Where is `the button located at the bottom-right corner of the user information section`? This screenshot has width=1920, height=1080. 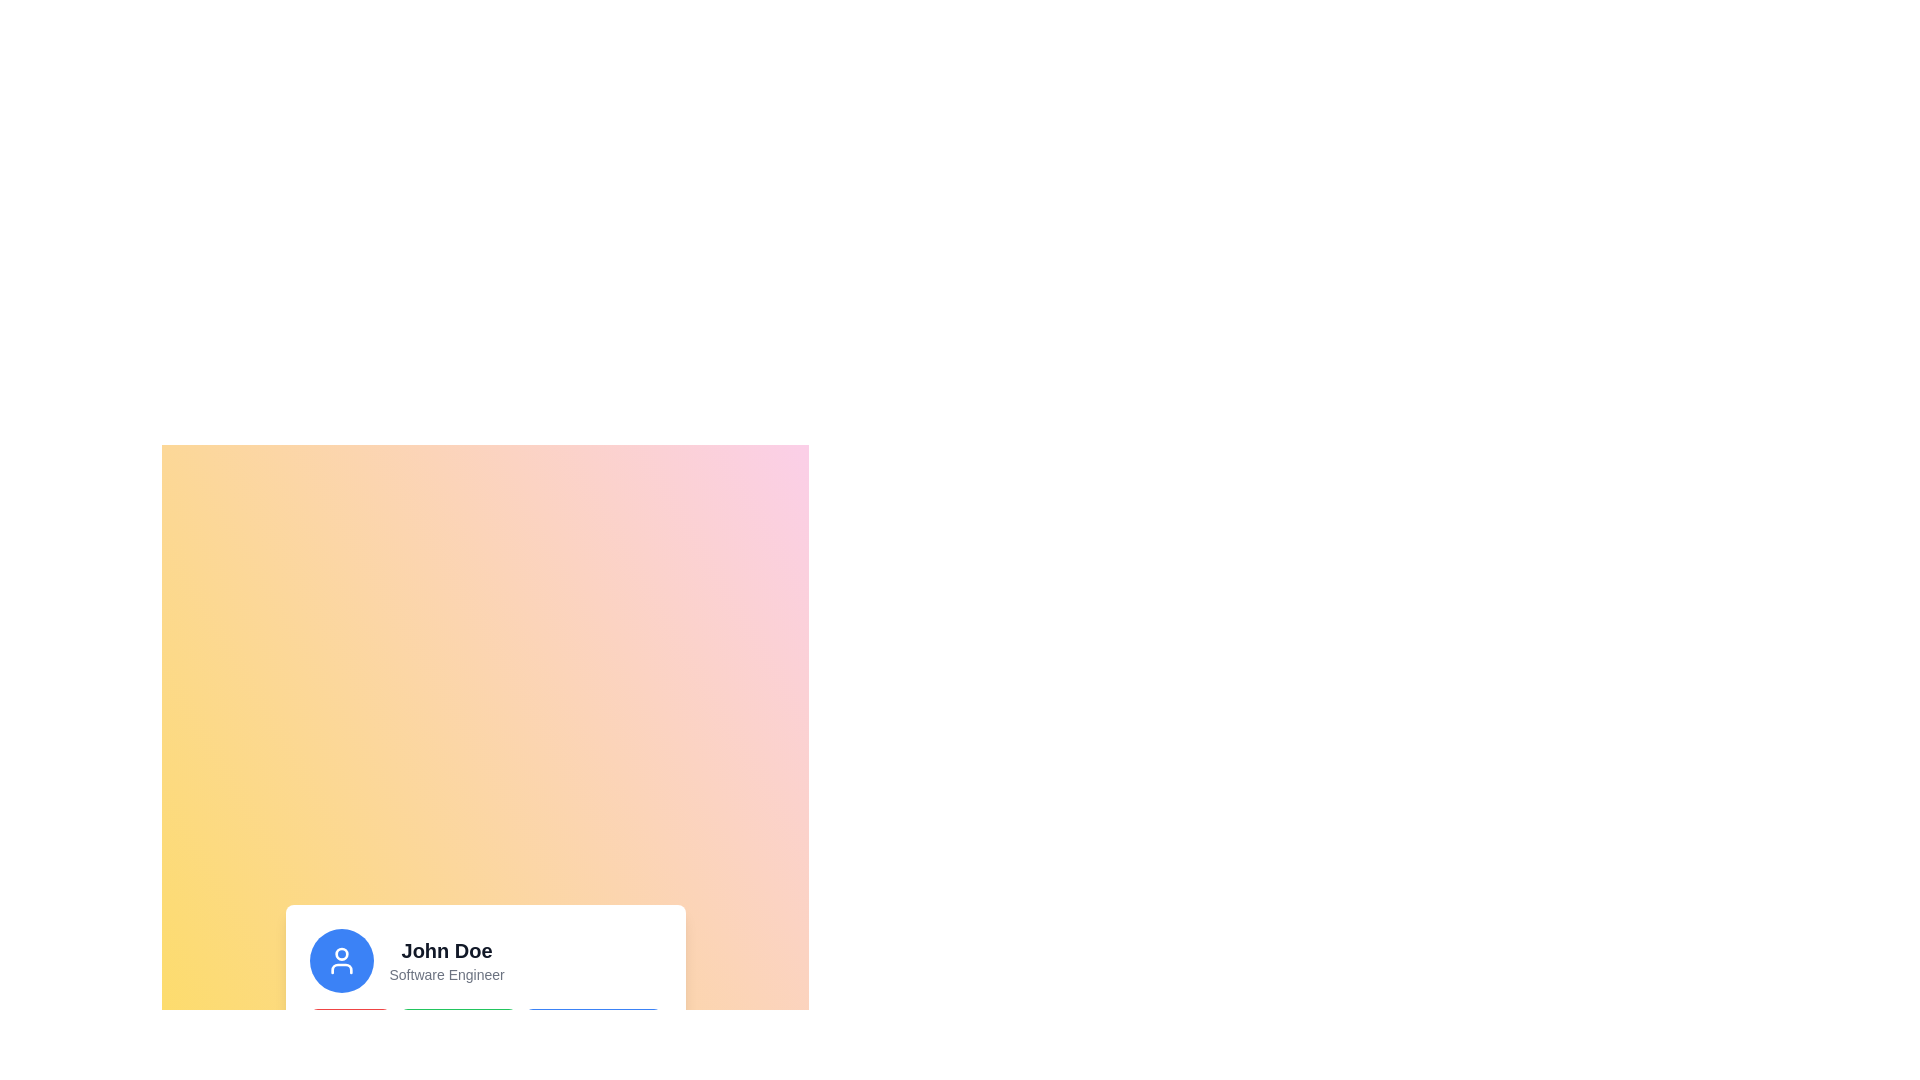 the button located at the bottom-right corner of the user information section is located at coordinates (592, 1025).